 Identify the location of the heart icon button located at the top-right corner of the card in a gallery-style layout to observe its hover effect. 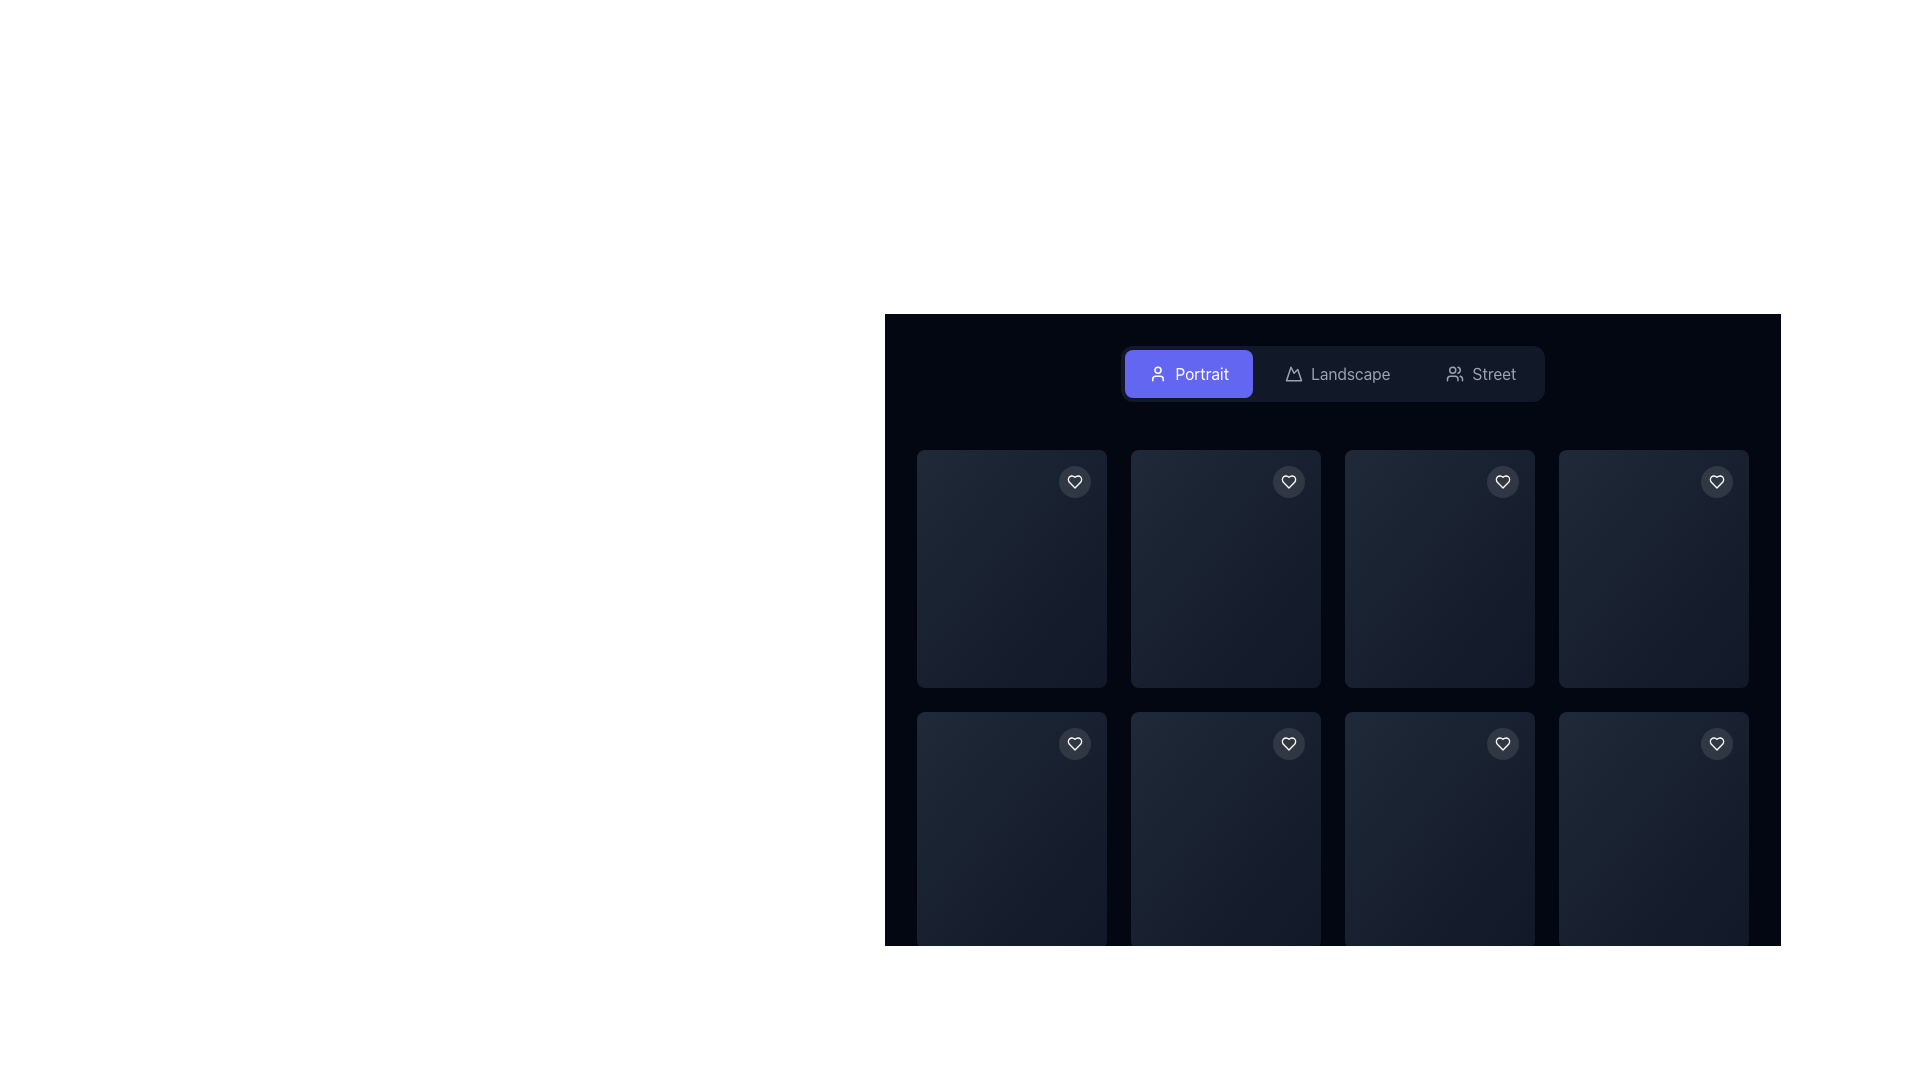
(1289, 482).